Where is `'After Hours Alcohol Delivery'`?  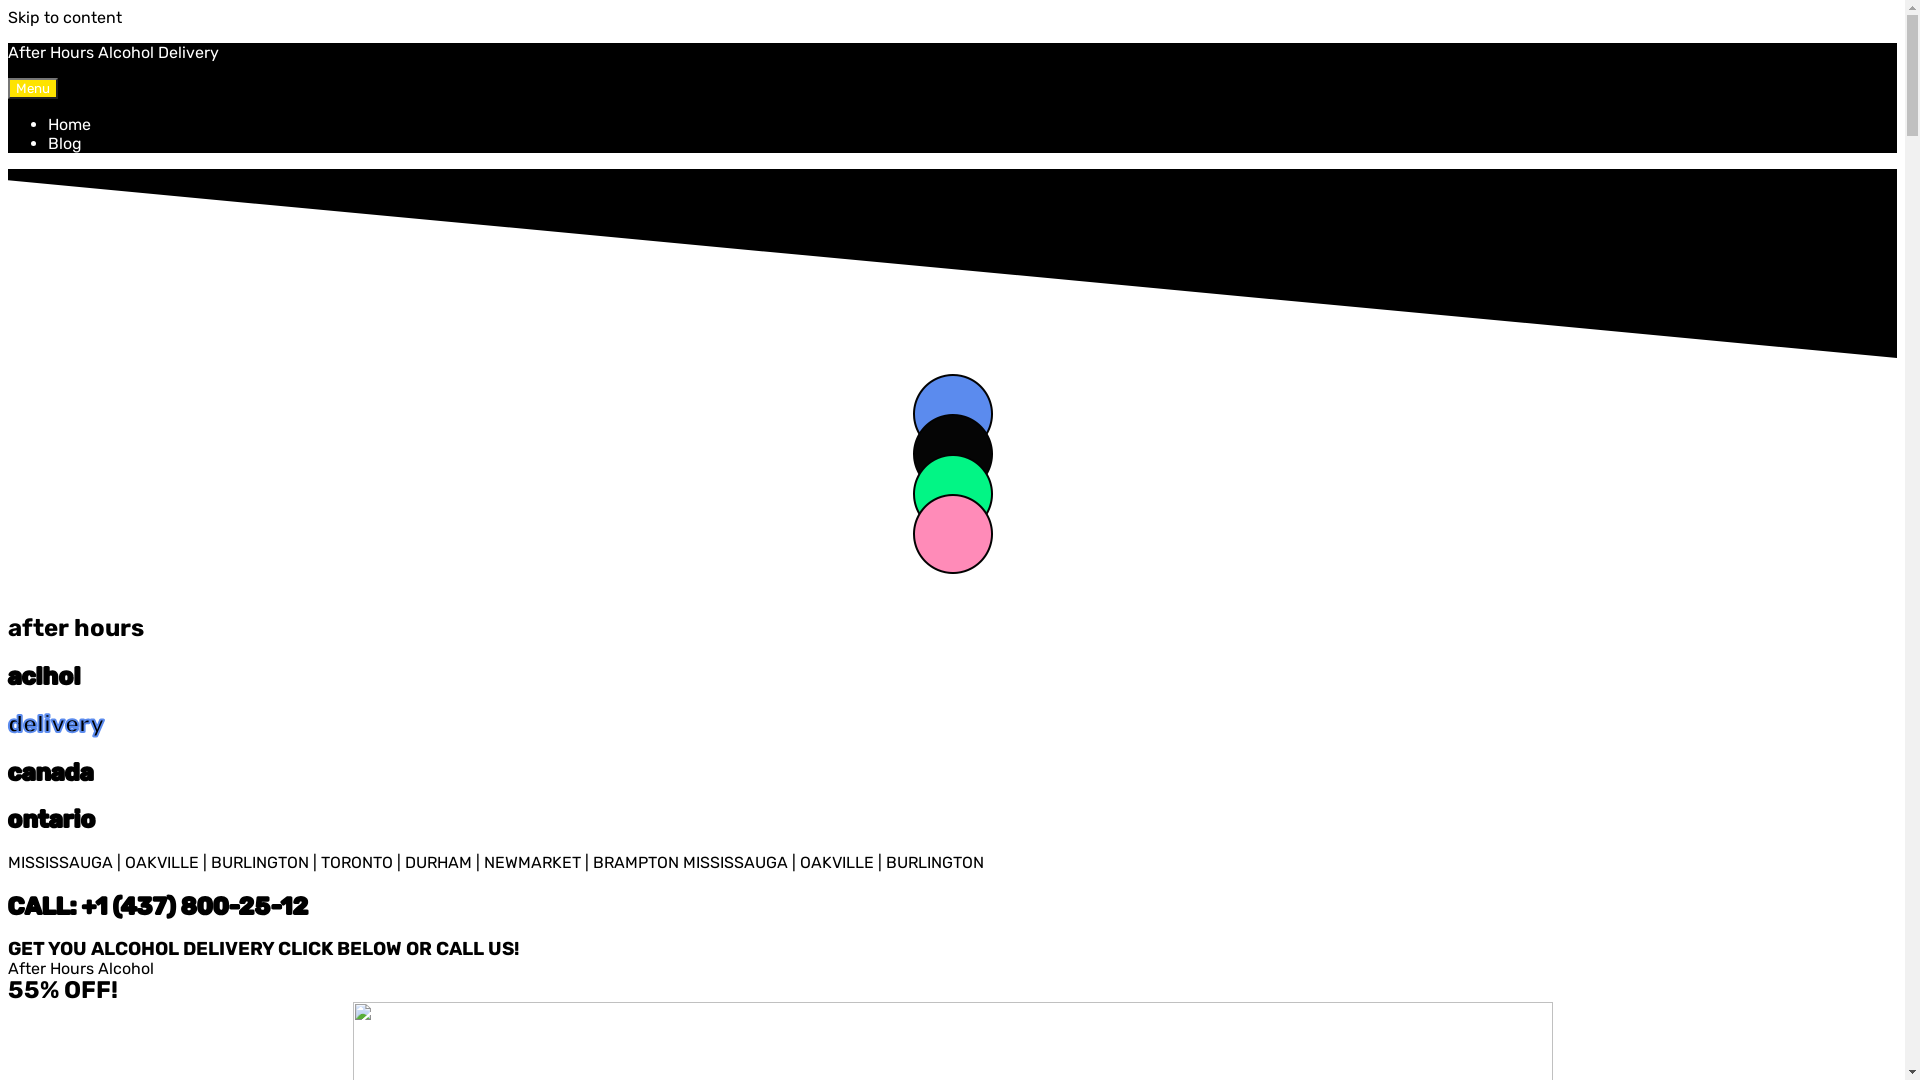
'After Hours Alcohol Delivery' is located at coordinates (112, 51).